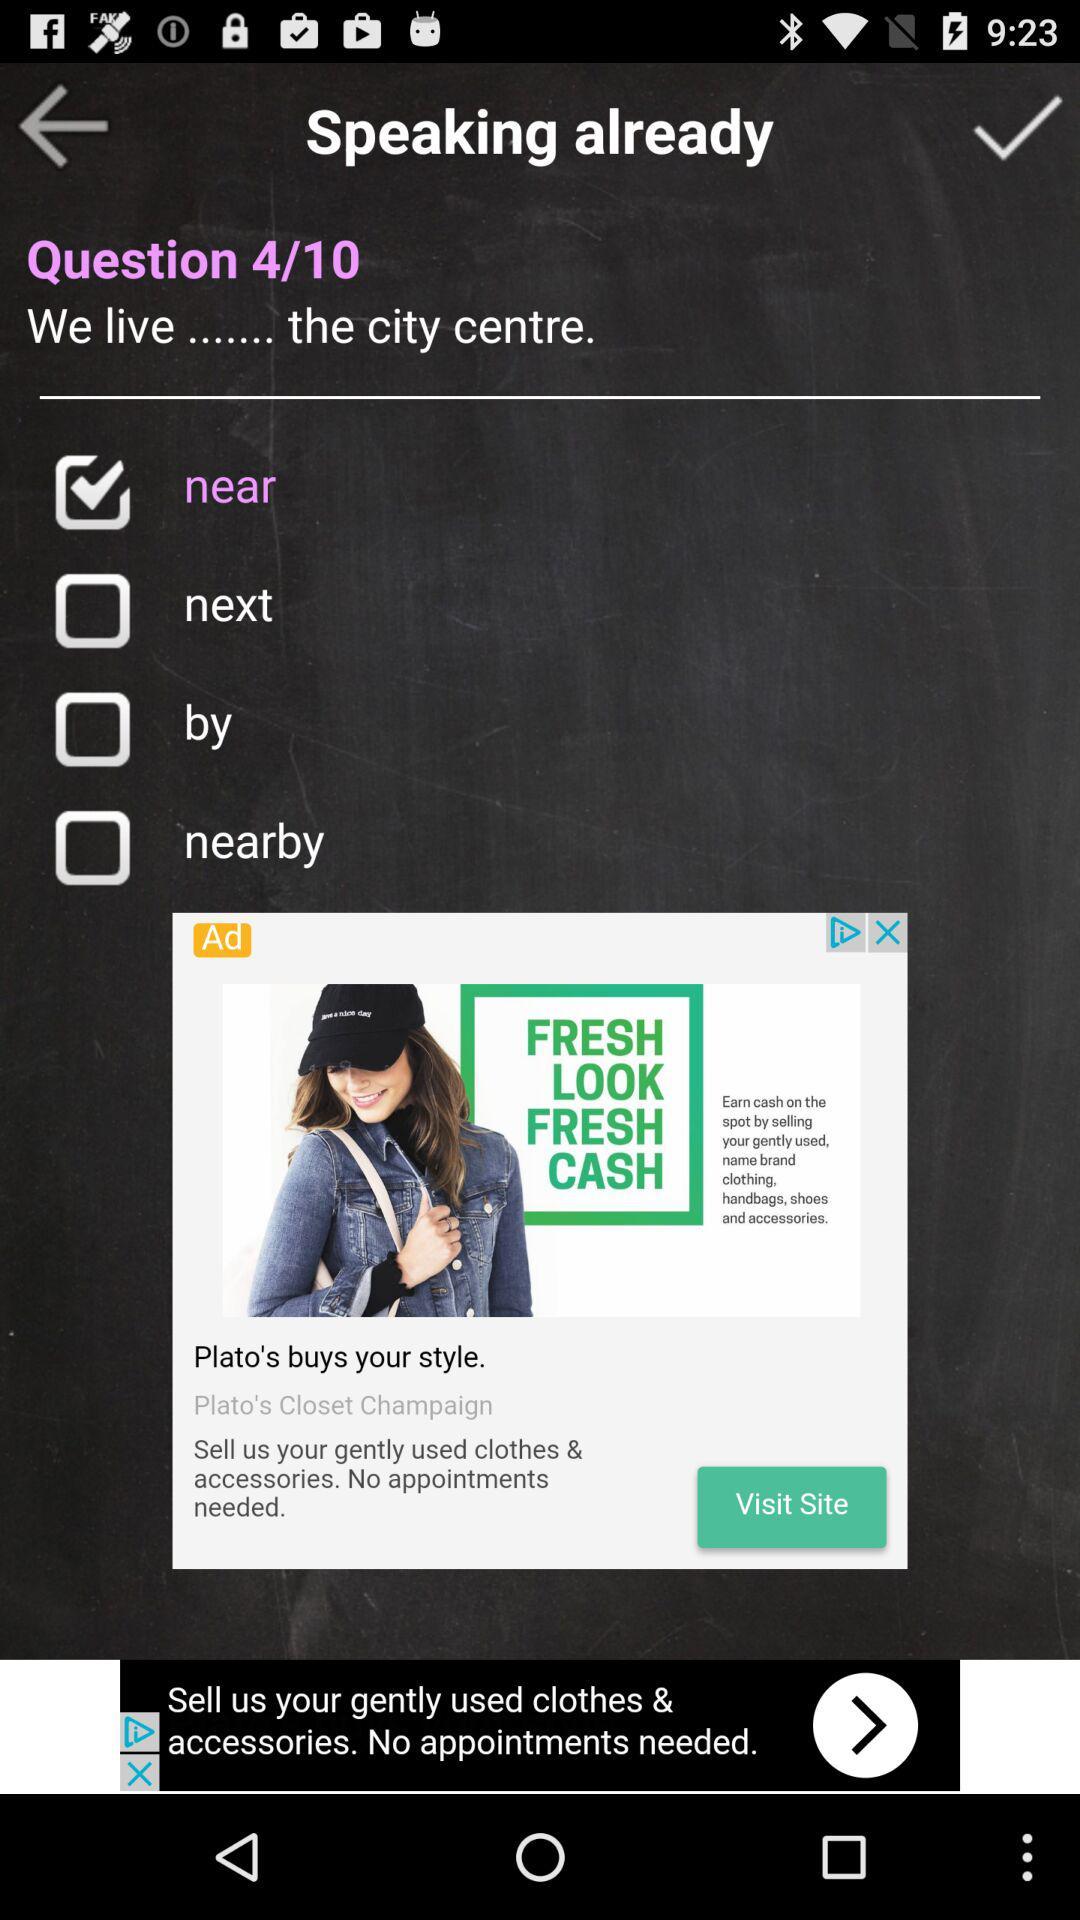 The height and width of the screenshot is (1920, 1080). What do you see at coordinates (91, 727) in the screenshot?
I see `answer` at bounding box center [91, 727].